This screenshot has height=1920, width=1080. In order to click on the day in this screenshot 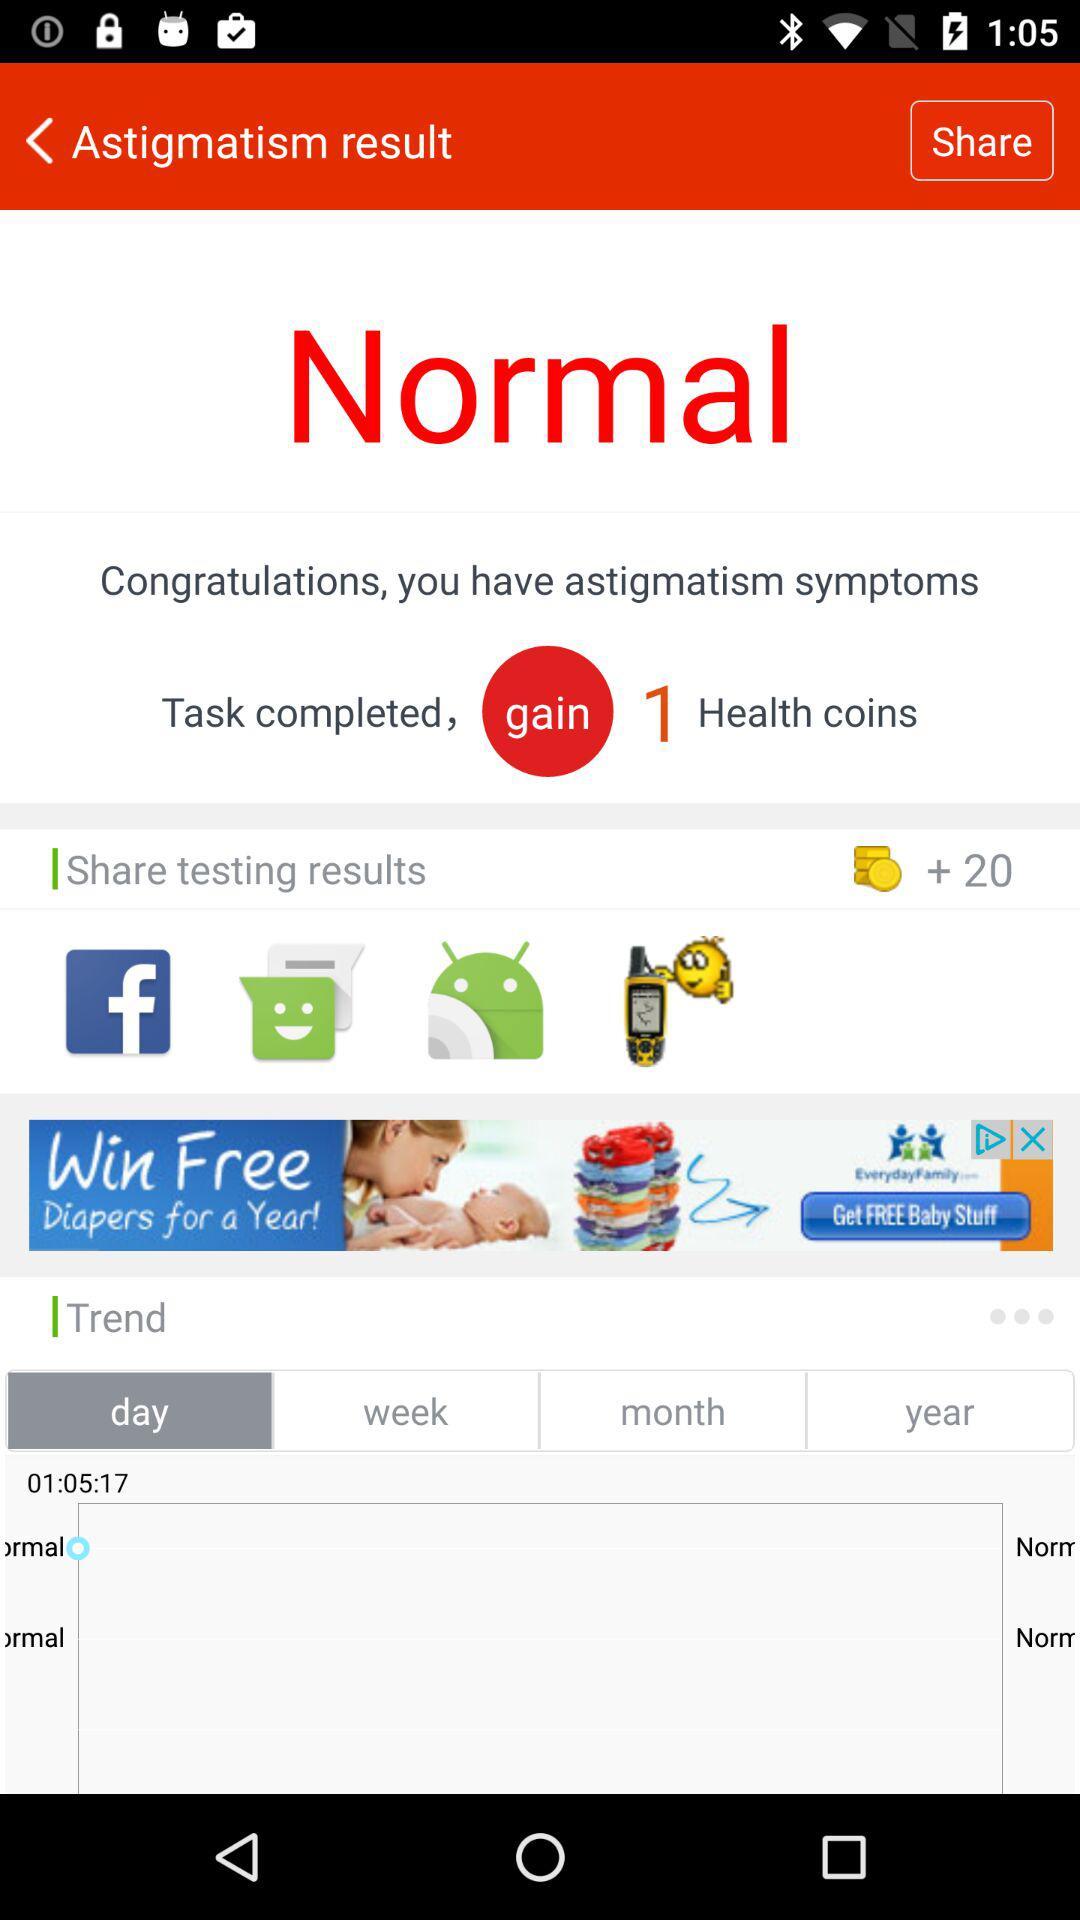, I will do `click(138, 1409)`.